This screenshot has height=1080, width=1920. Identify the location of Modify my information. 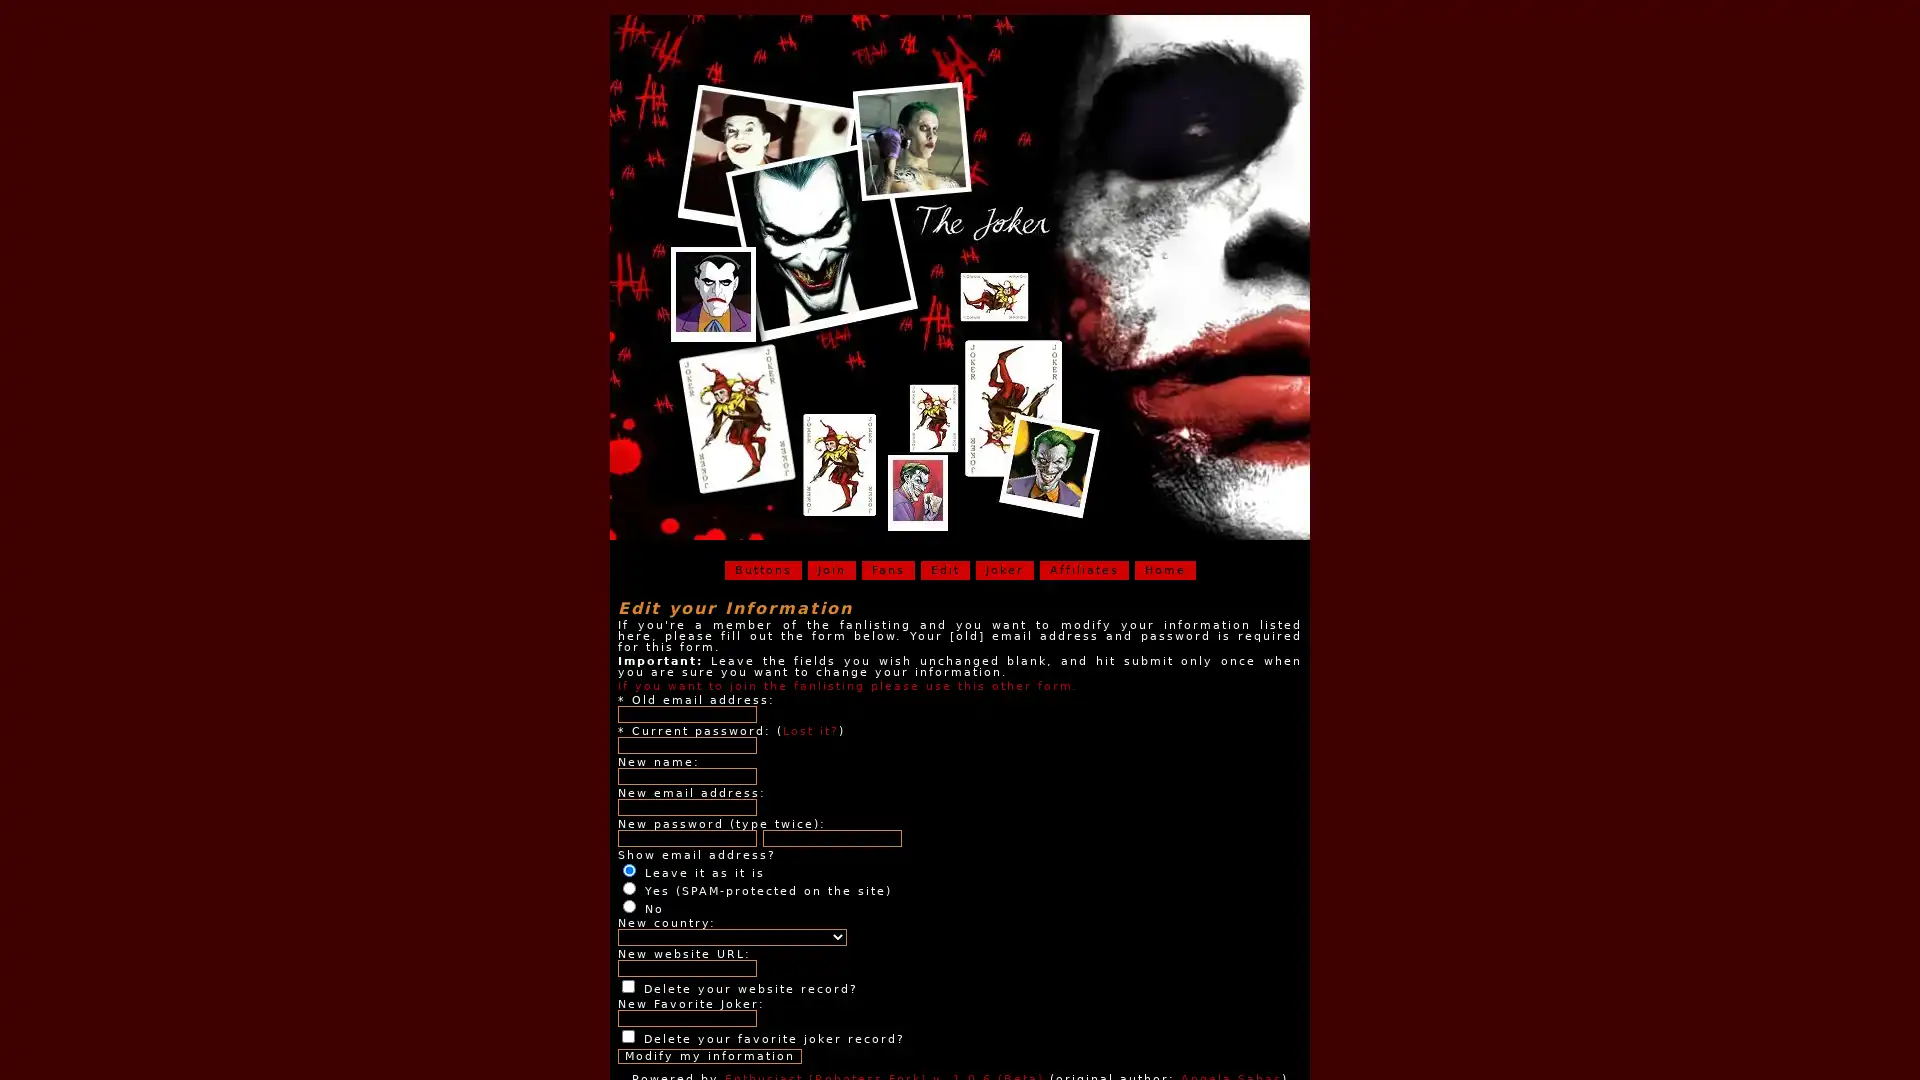
(710, 1054).